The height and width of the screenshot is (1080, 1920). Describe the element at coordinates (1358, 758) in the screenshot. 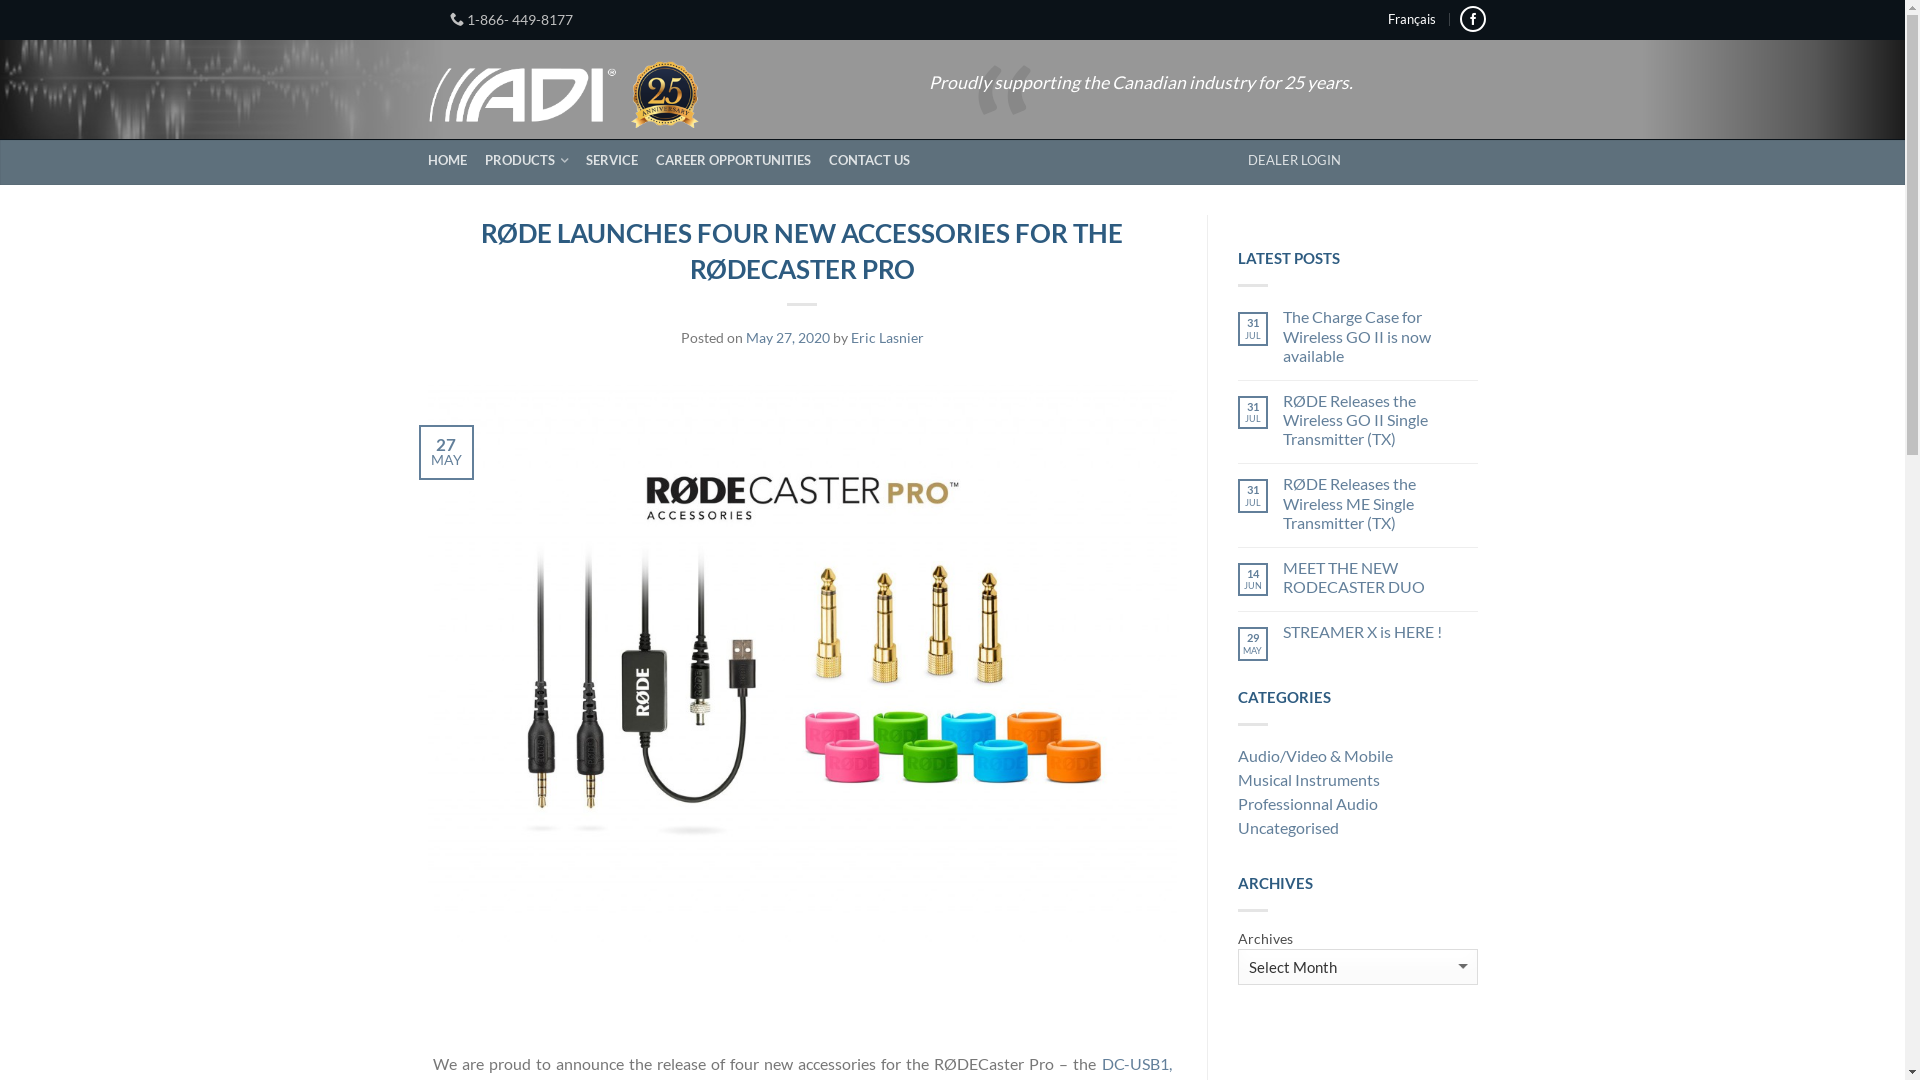

I see `'Audio/Video & Mobile'` at that location.